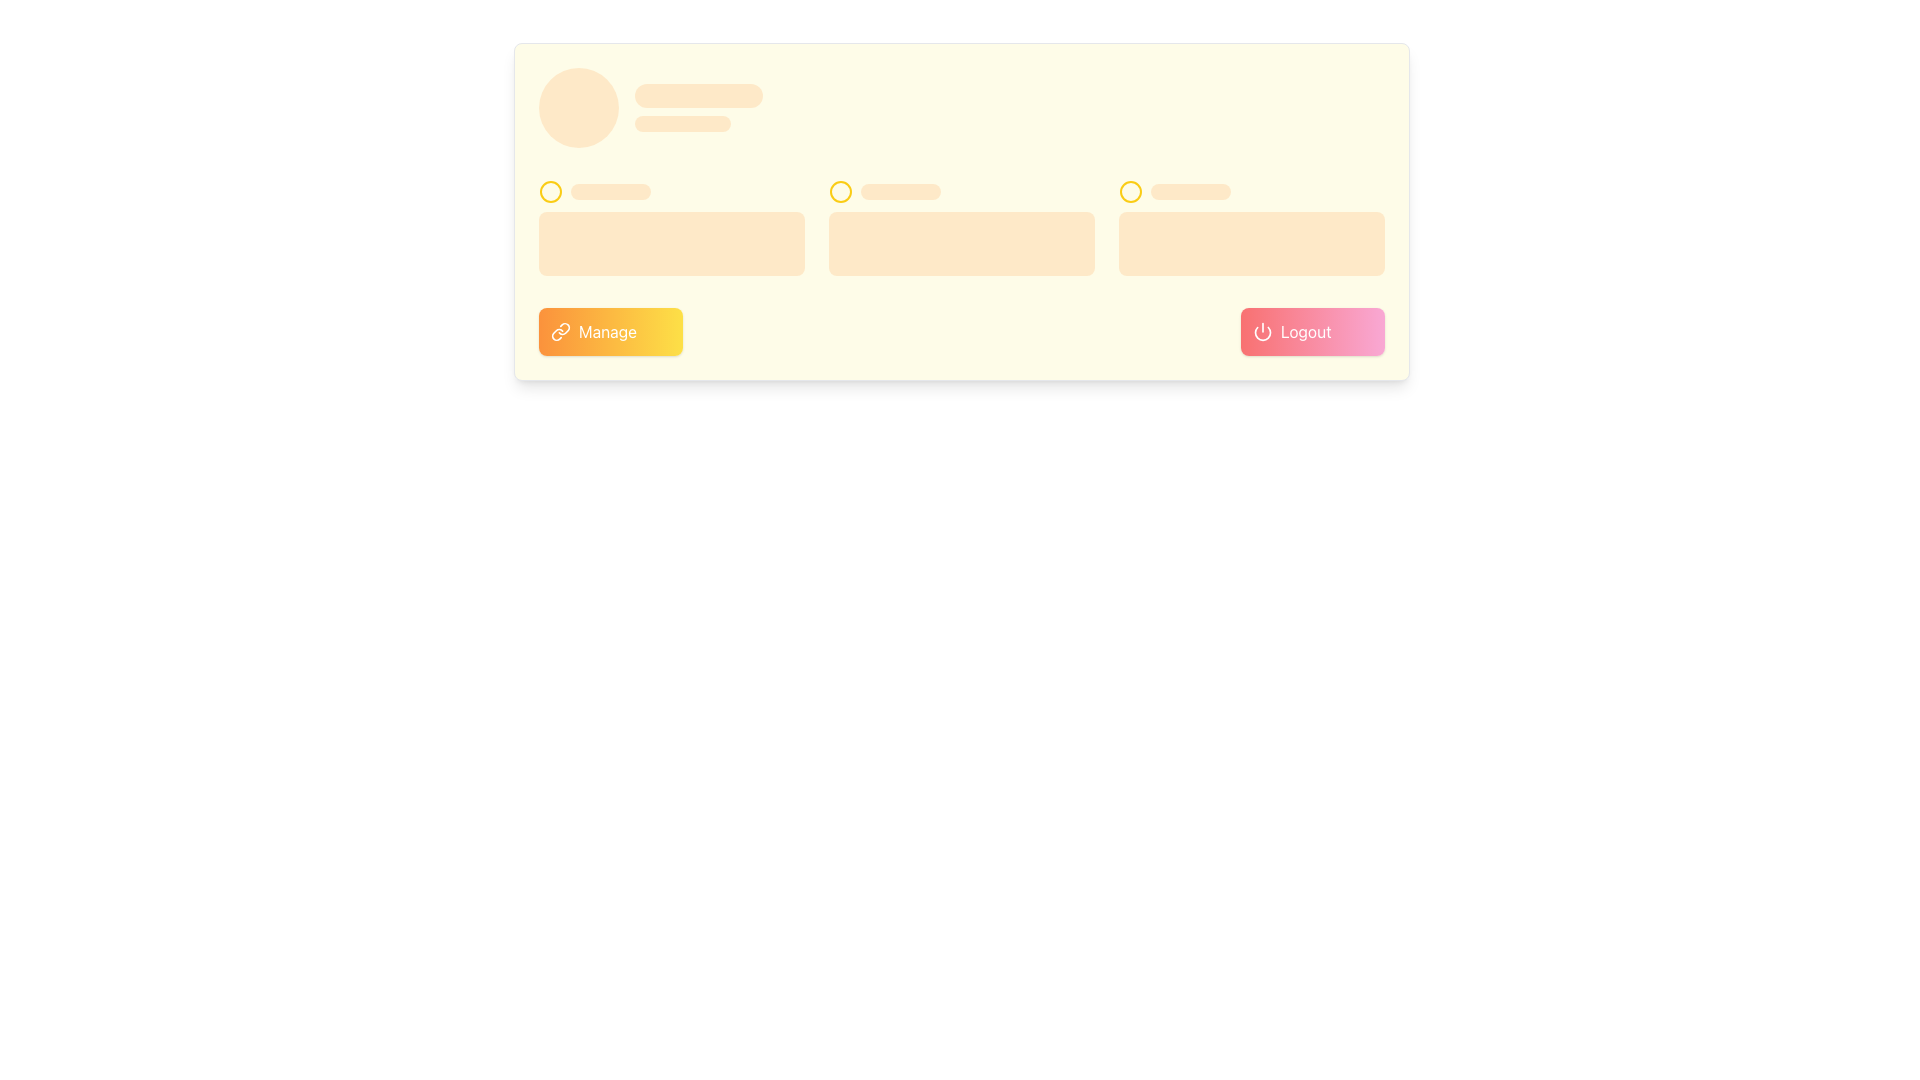 Image resolution: width=1920 pixels, height=1080 pixels. Describe the element at coordinates (551, 192) in the screenshot. I see `the decorative status indicator icon located to the left of an avatar depiction in the top-left quadrant of the interface` at that location.